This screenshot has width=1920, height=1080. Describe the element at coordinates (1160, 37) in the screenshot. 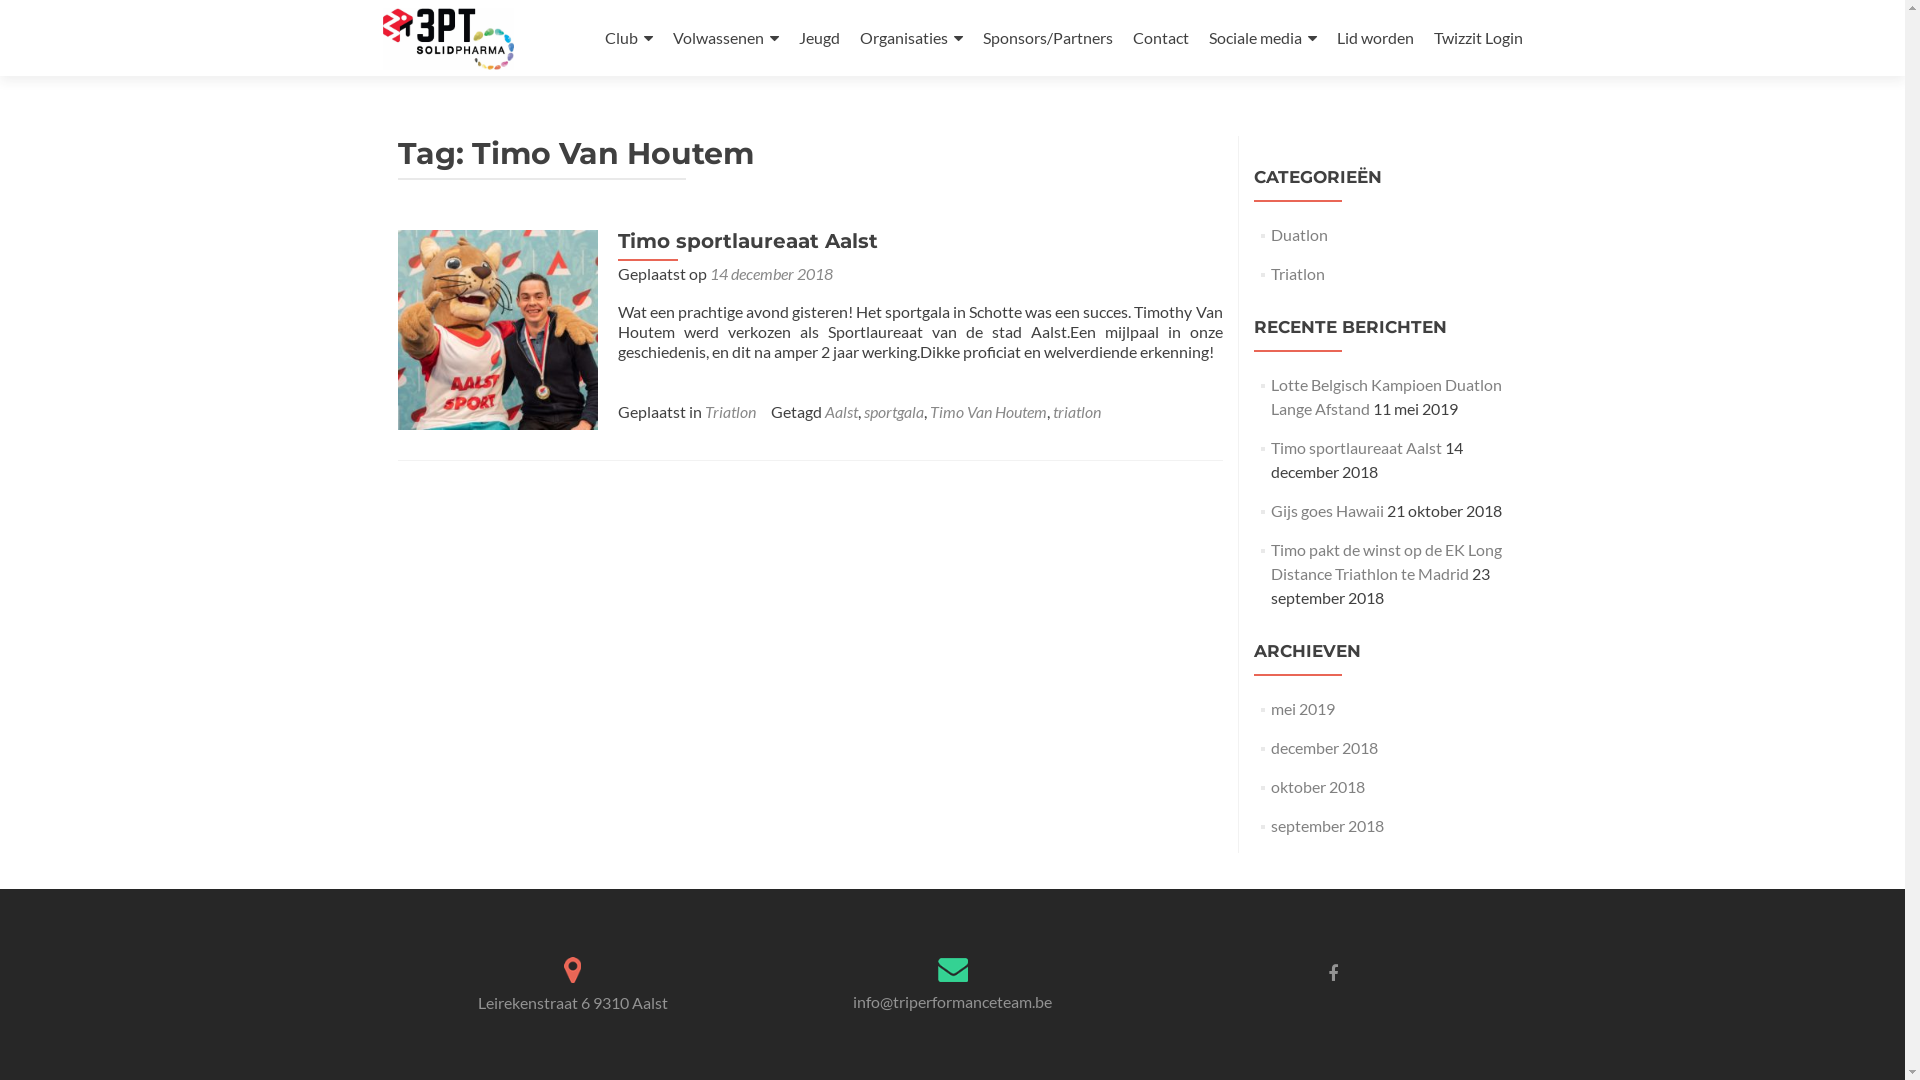

I see `'Contact'` at that location.